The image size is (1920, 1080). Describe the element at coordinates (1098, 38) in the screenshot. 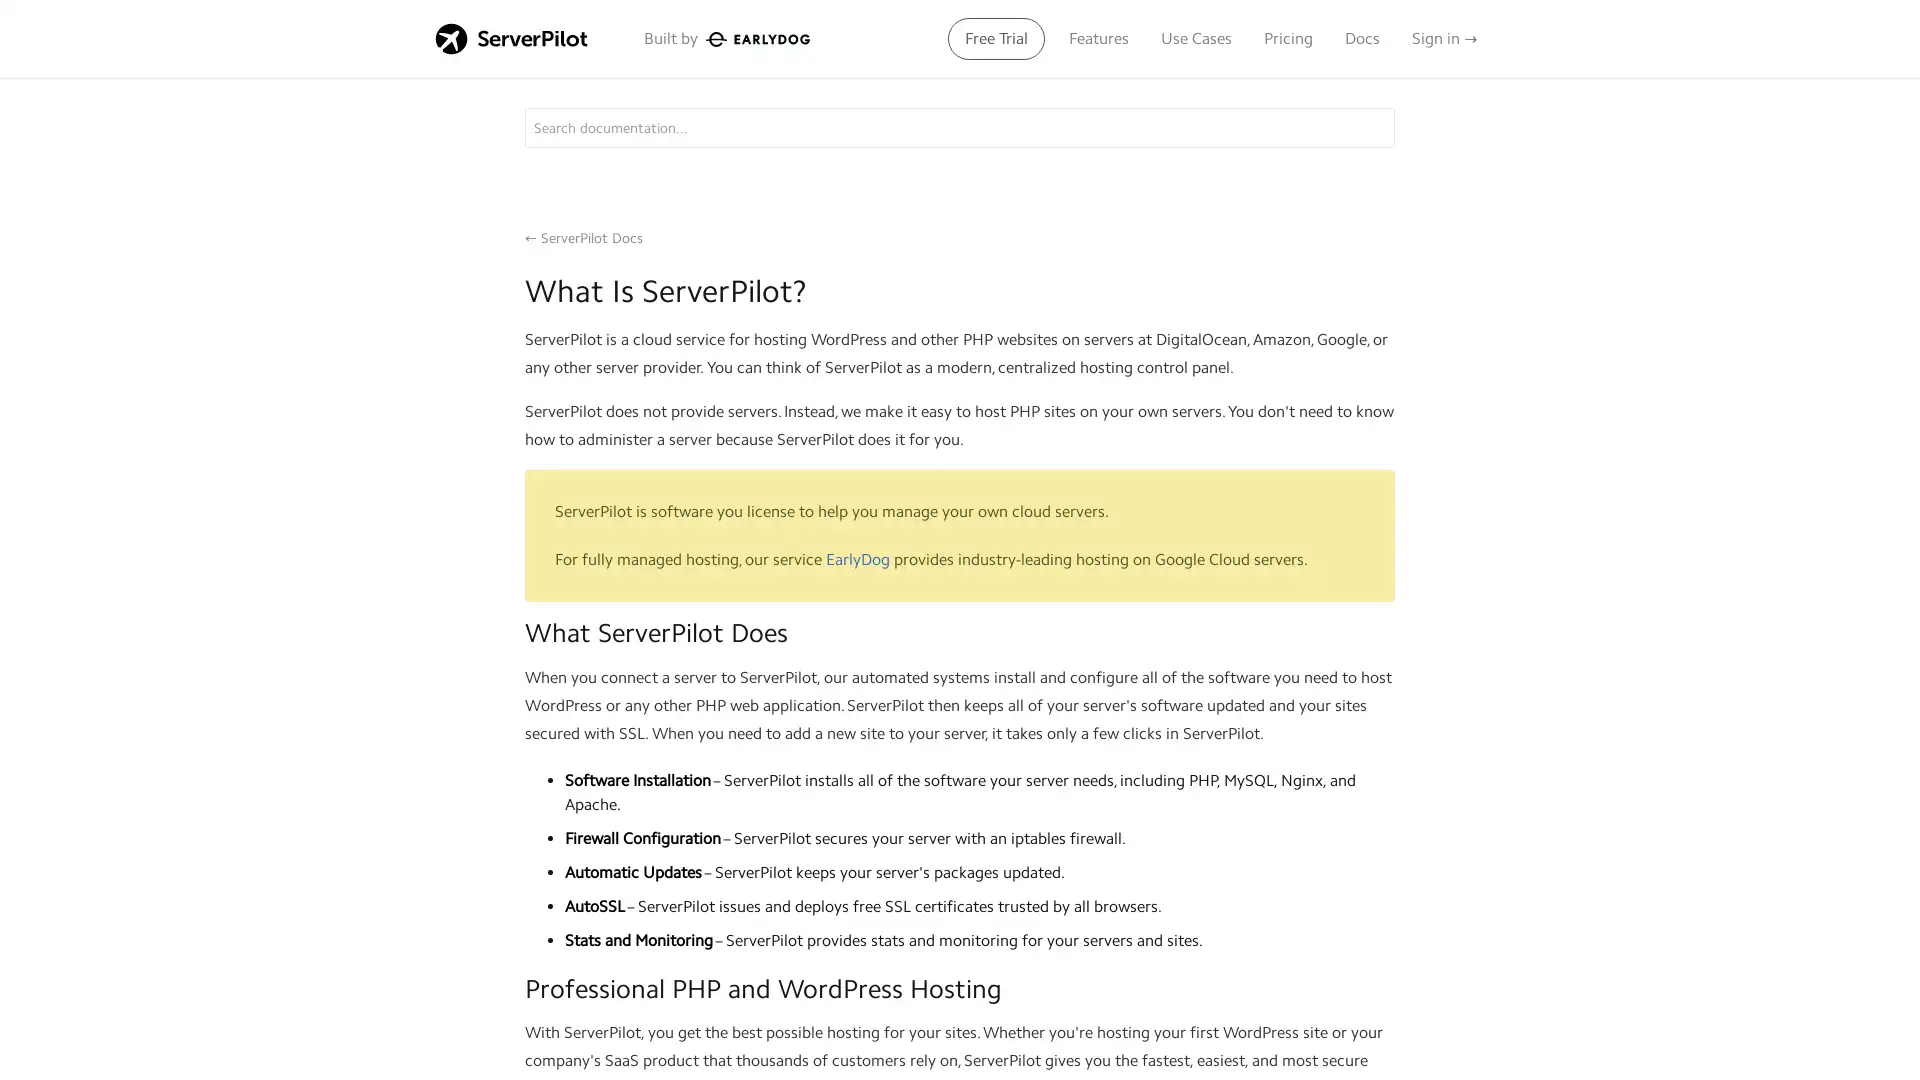

I see `Features` at that location.